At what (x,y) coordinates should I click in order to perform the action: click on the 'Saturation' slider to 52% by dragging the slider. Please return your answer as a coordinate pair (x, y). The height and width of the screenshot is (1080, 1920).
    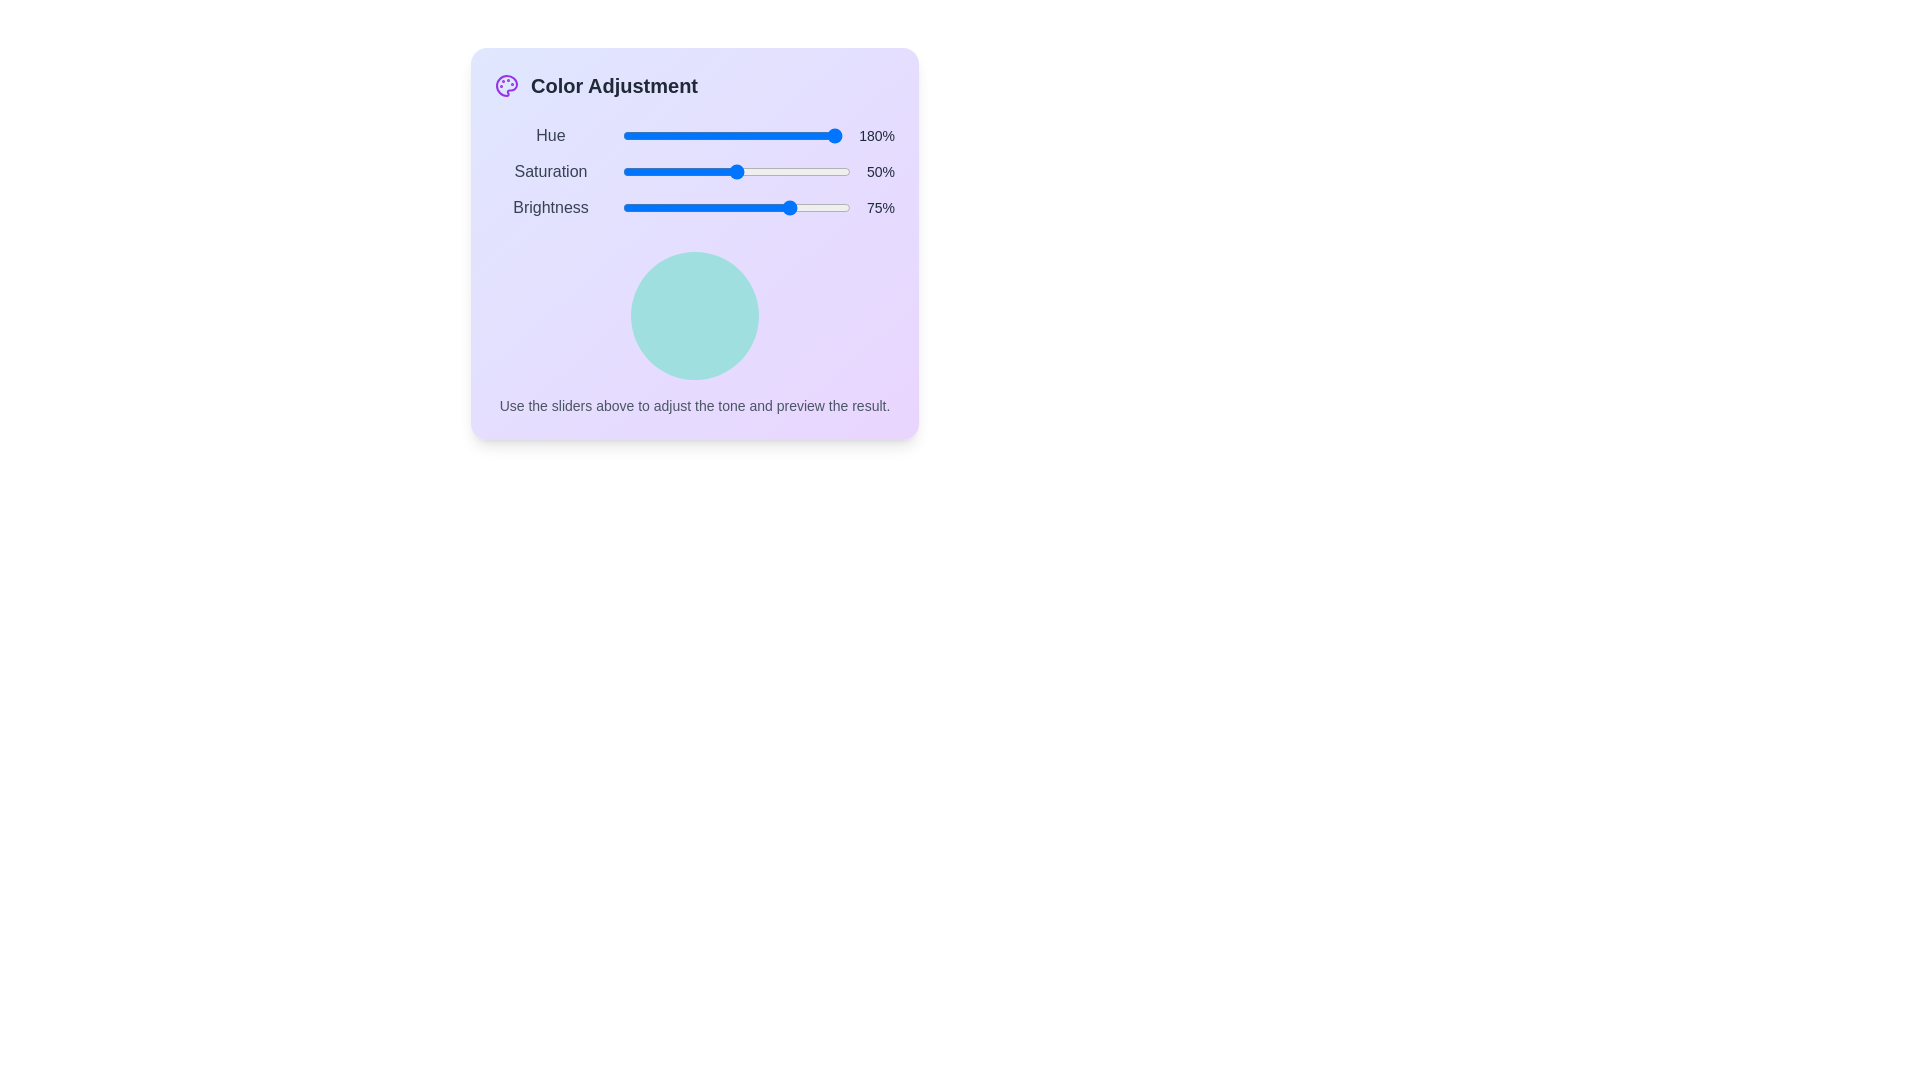
    Looking at the image, I should click on (740, 171).